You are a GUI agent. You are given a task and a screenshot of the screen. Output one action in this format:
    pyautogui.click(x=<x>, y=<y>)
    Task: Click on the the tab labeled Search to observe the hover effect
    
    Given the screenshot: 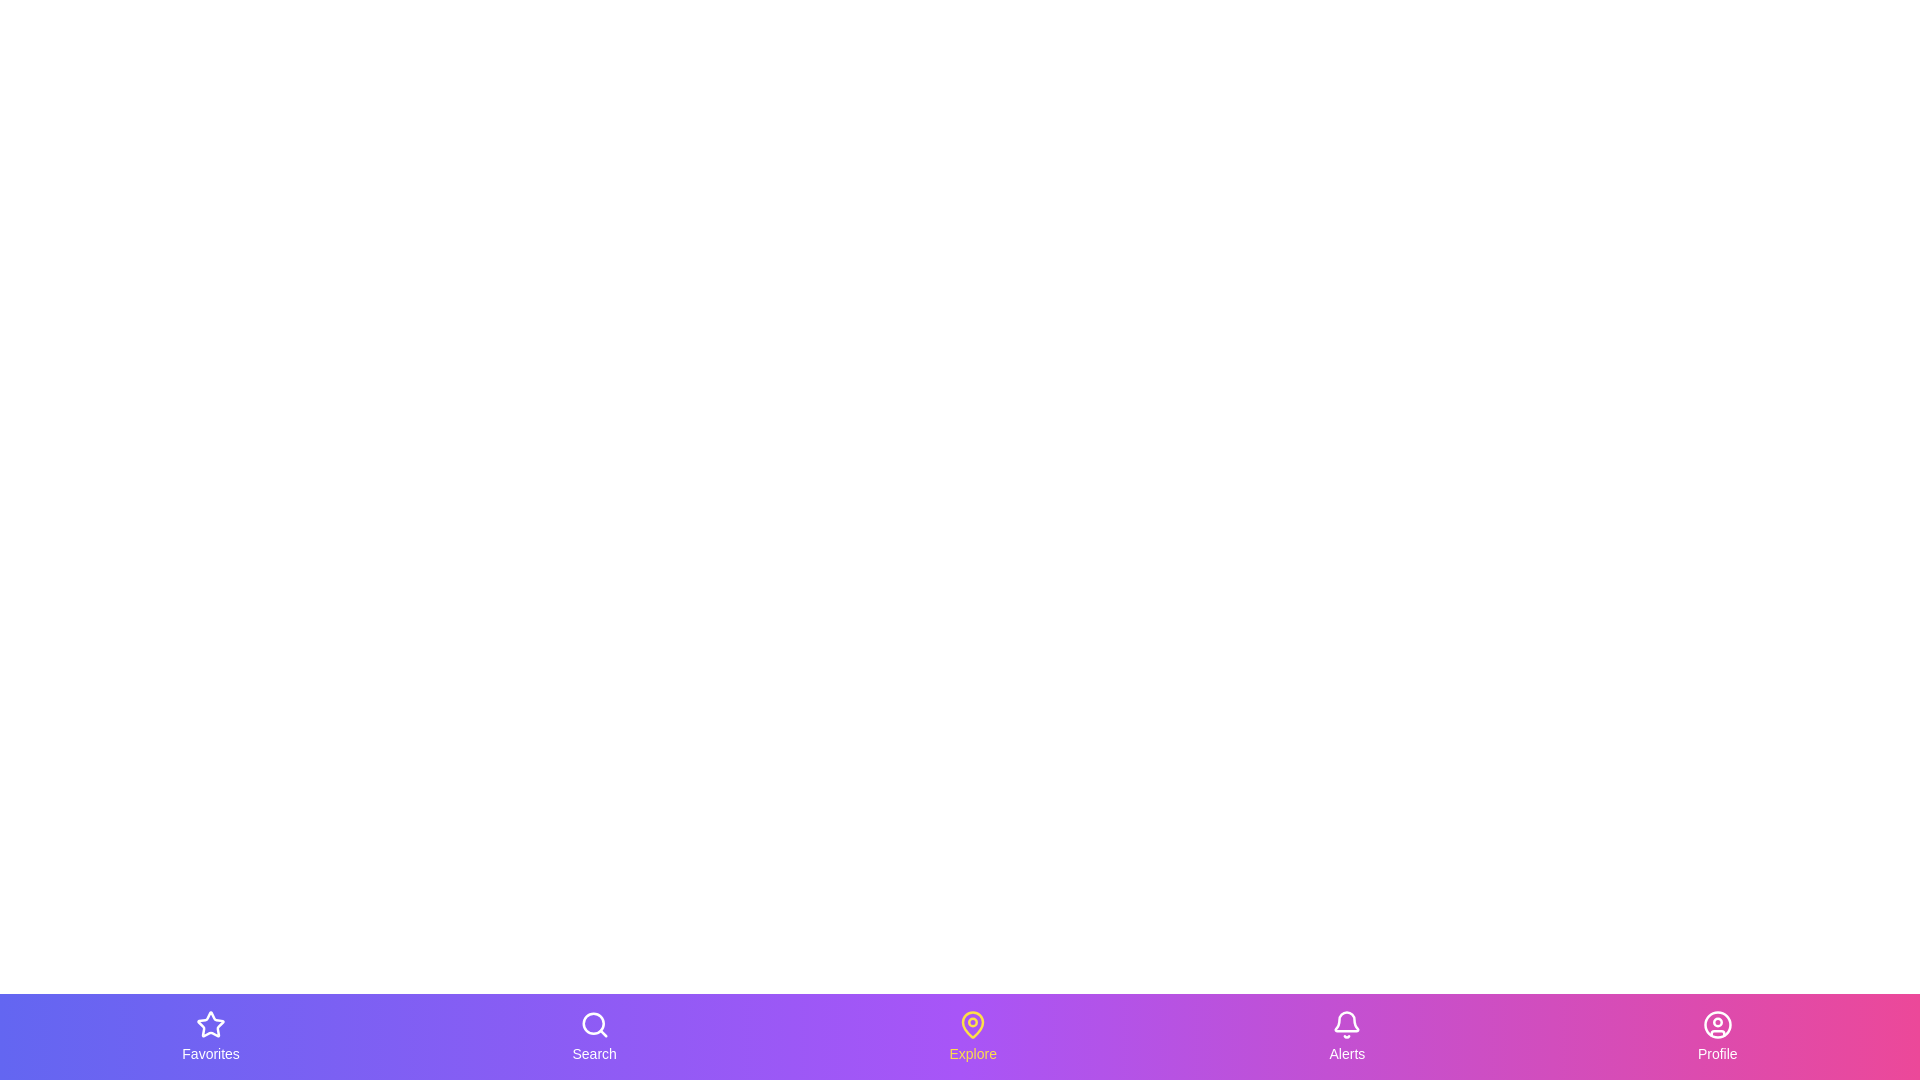 What is the action you would take?
    pyautogui.click(x=593, y=1036)
    